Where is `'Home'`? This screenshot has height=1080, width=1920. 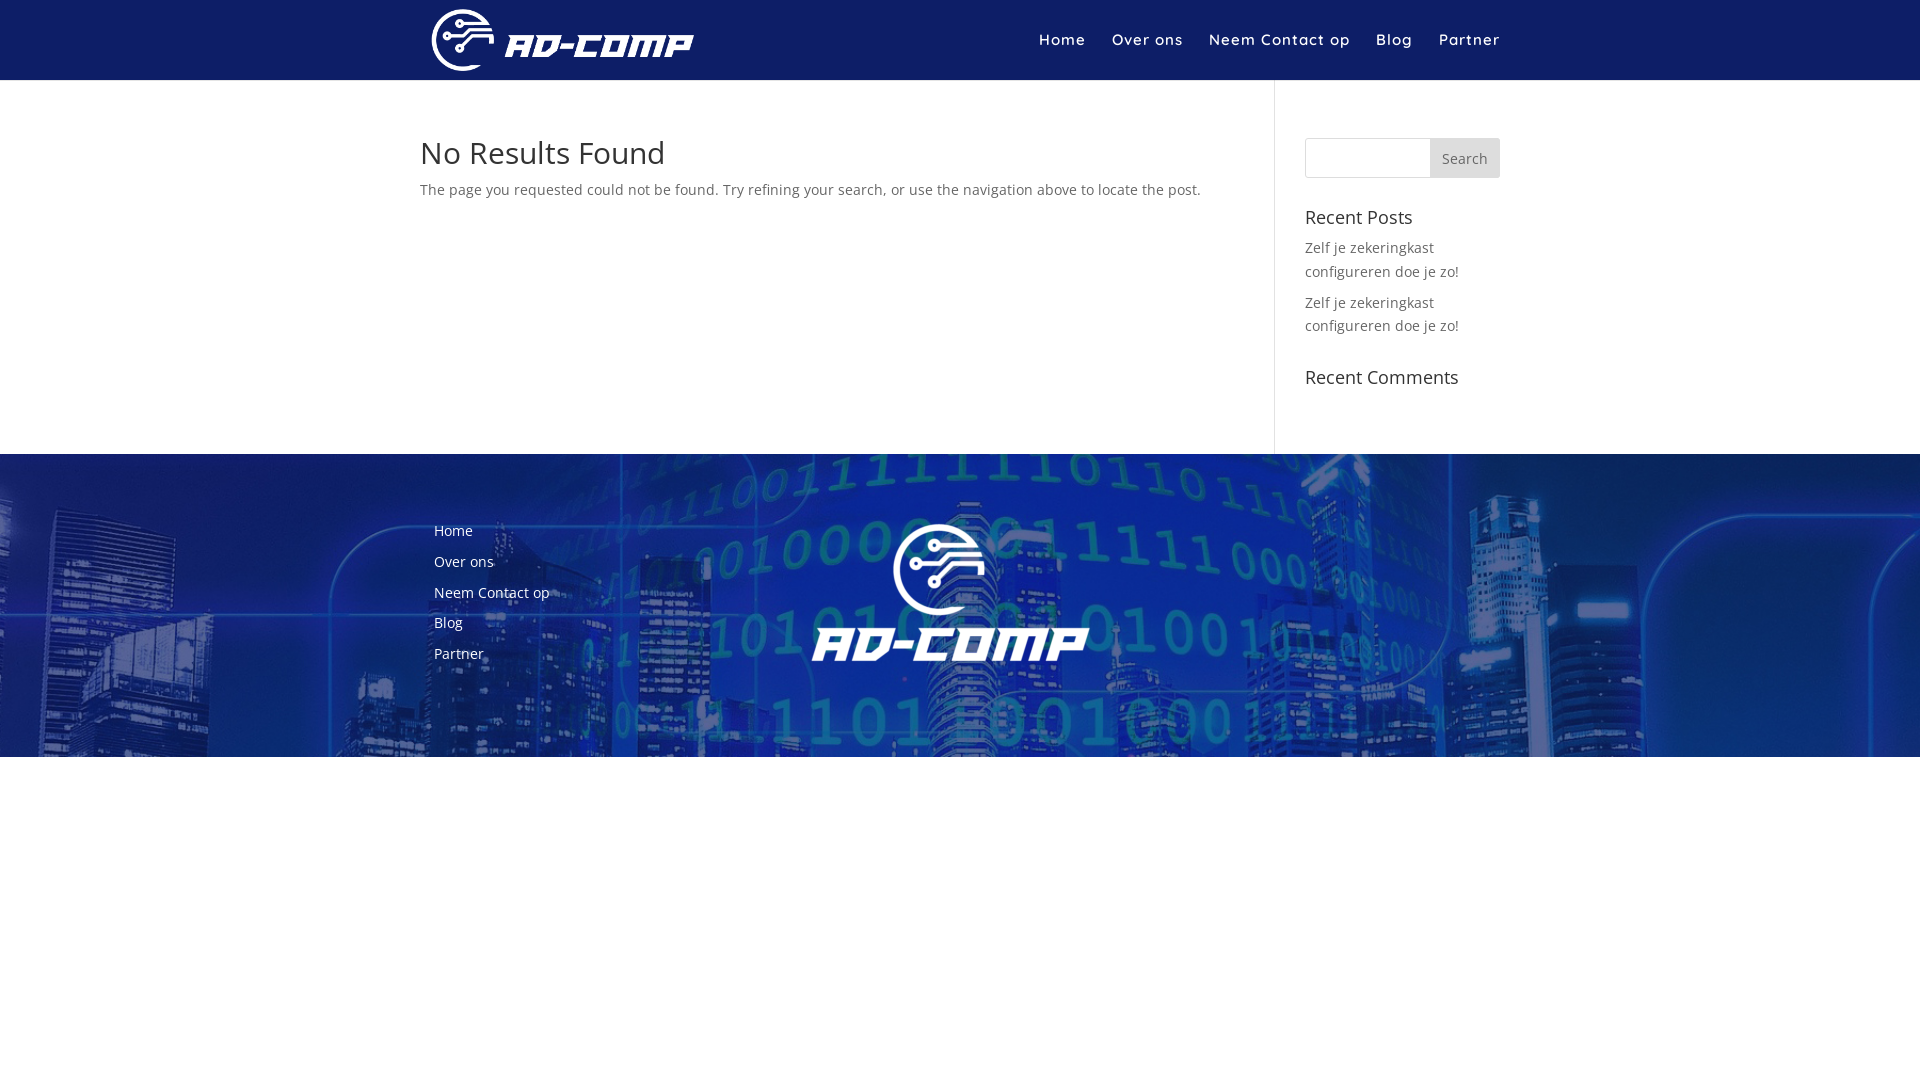 'Home' is located at coordinates (452, 529).